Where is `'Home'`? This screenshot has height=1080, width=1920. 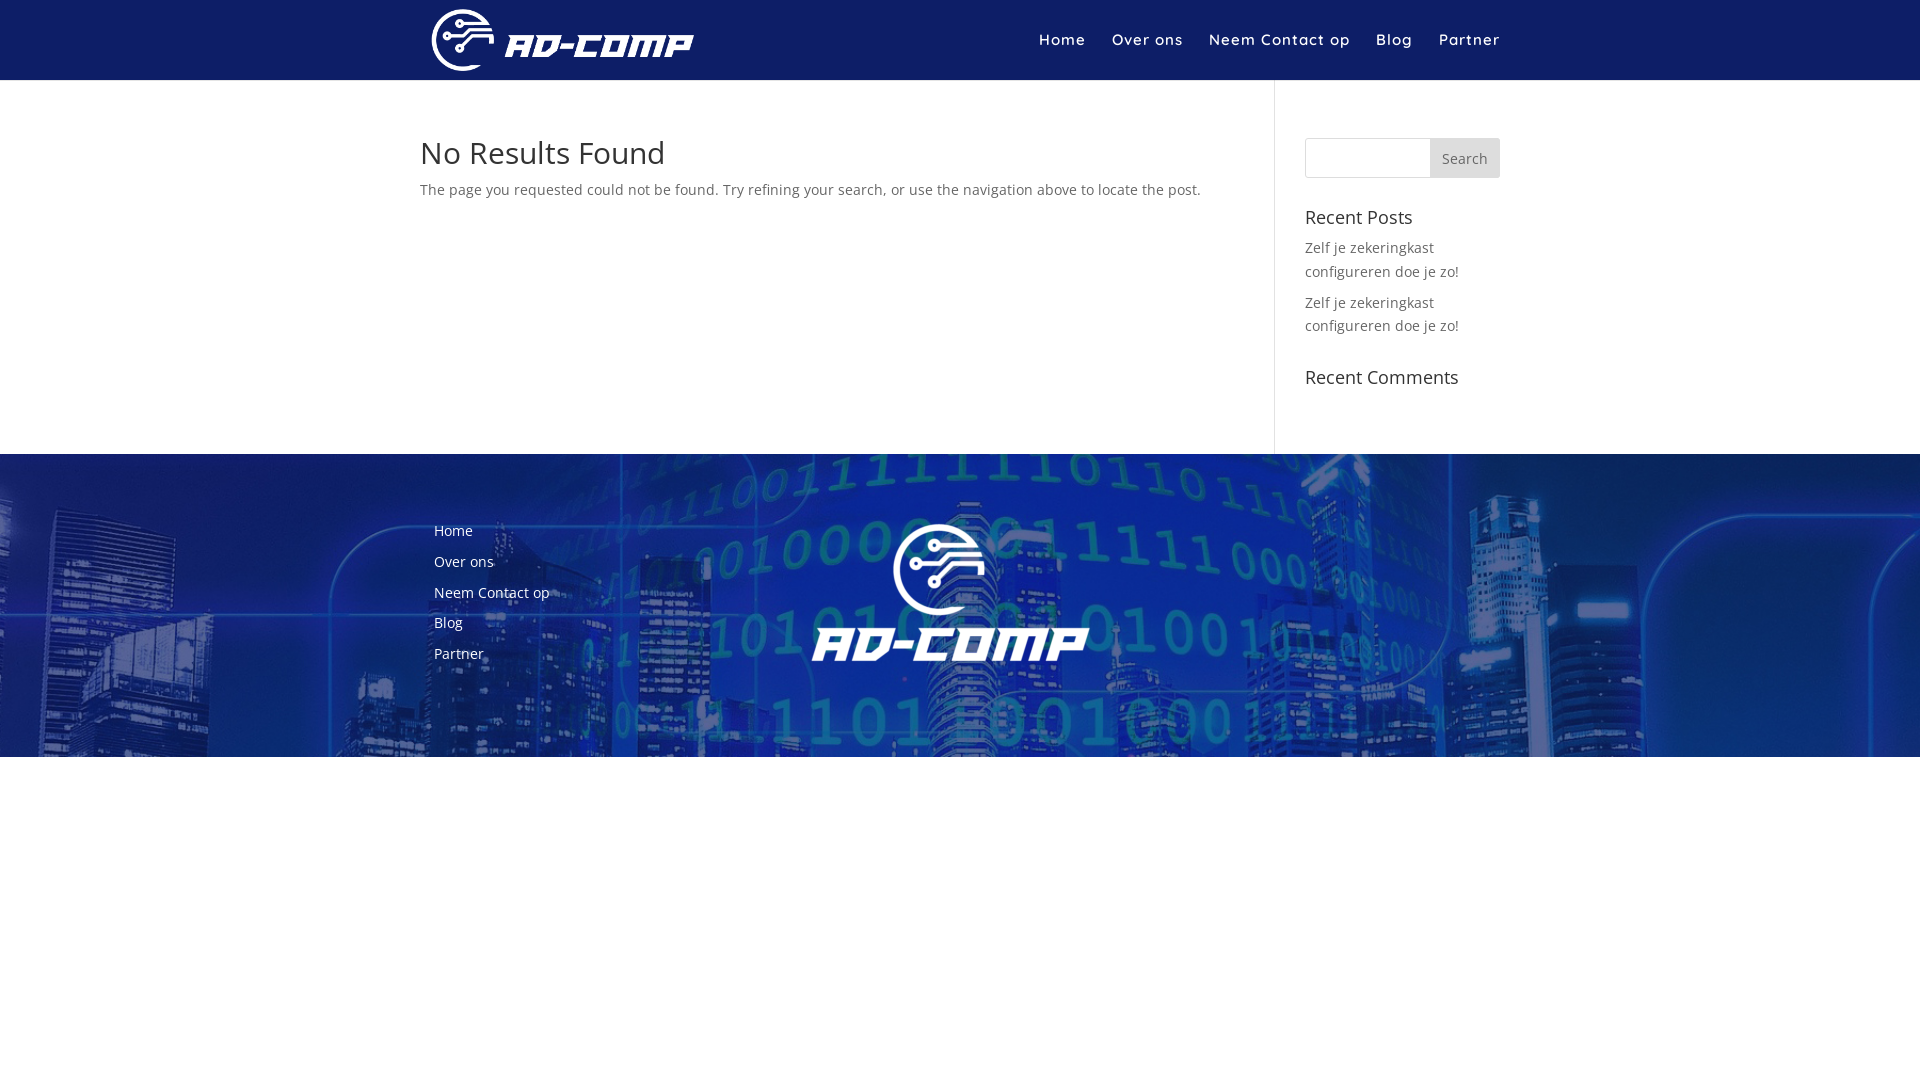 'Home' is located at coordinates (452, 529).